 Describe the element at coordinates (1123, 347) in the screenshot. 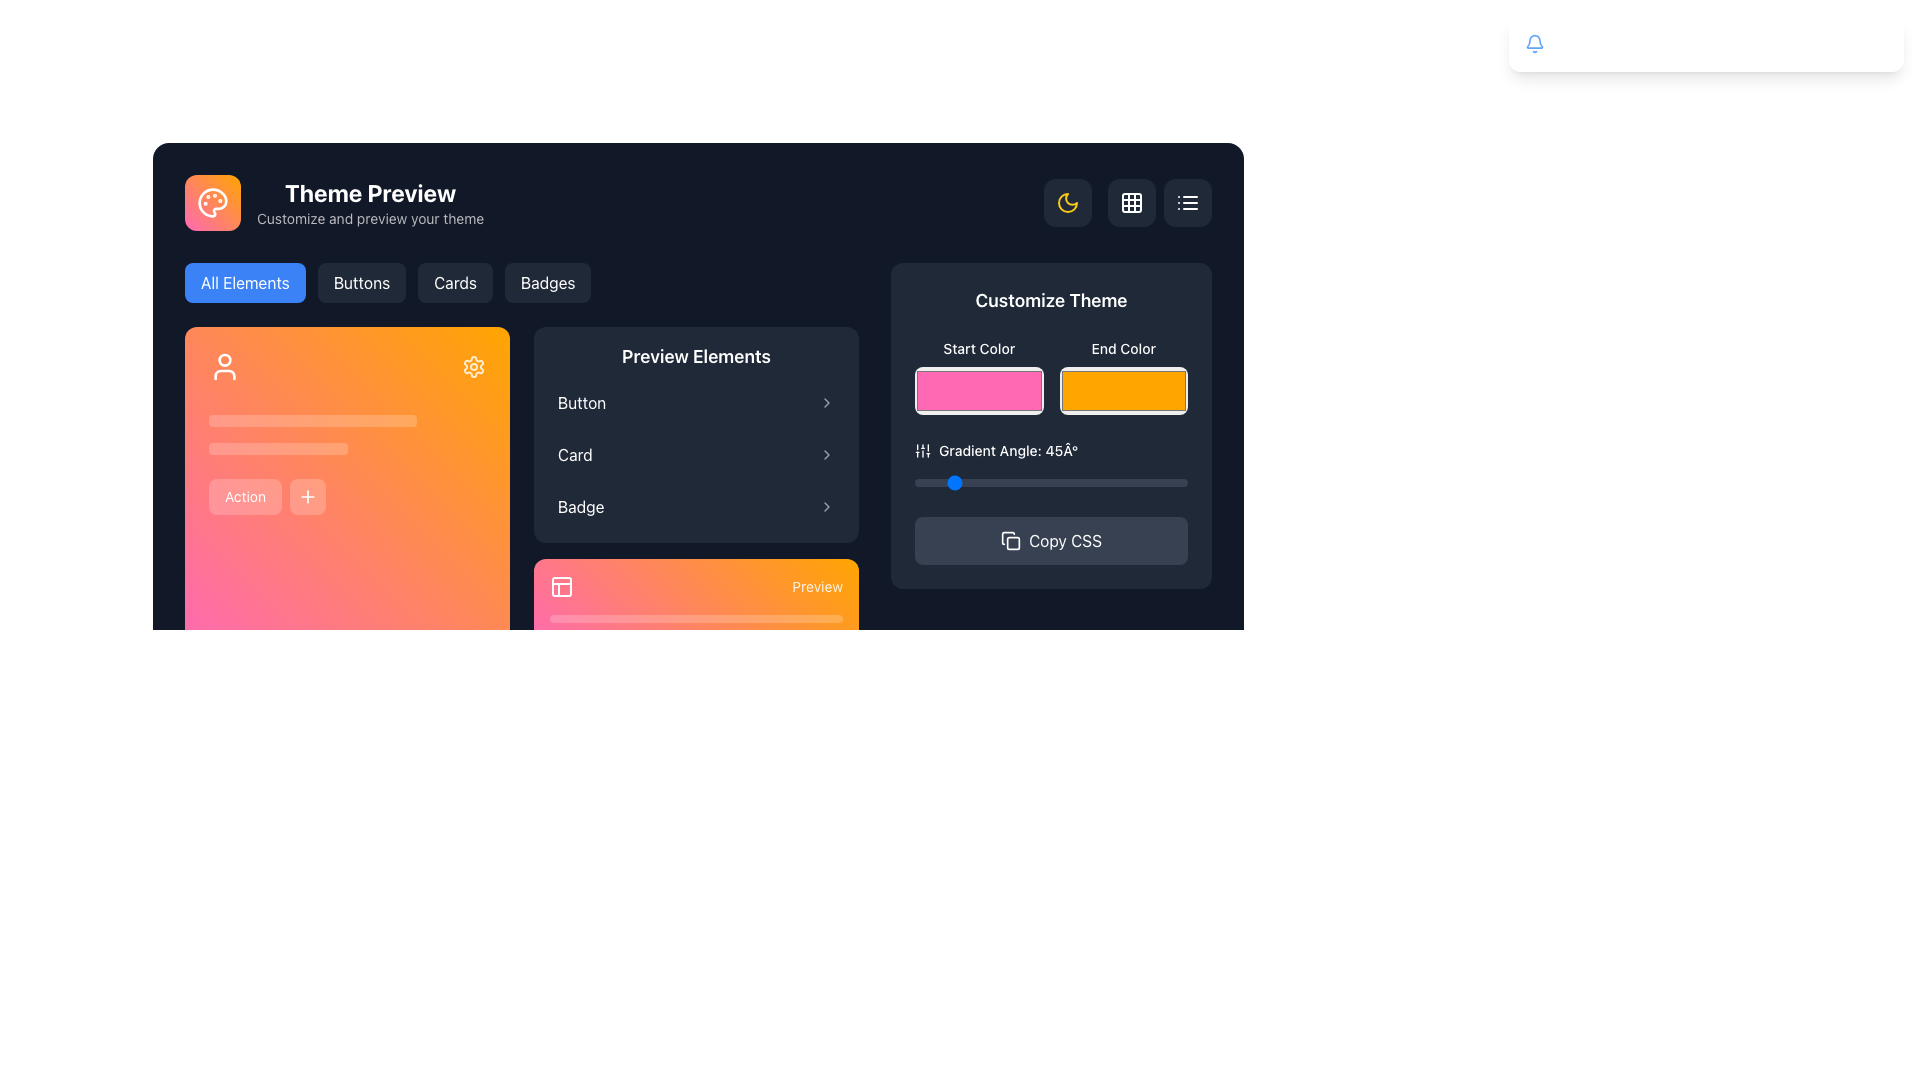

I see `the 'End Color' text label located in the 'Customize Theme' section, which is styled in a small, bold sans-serif font and positioned above the color selection box` at that location.